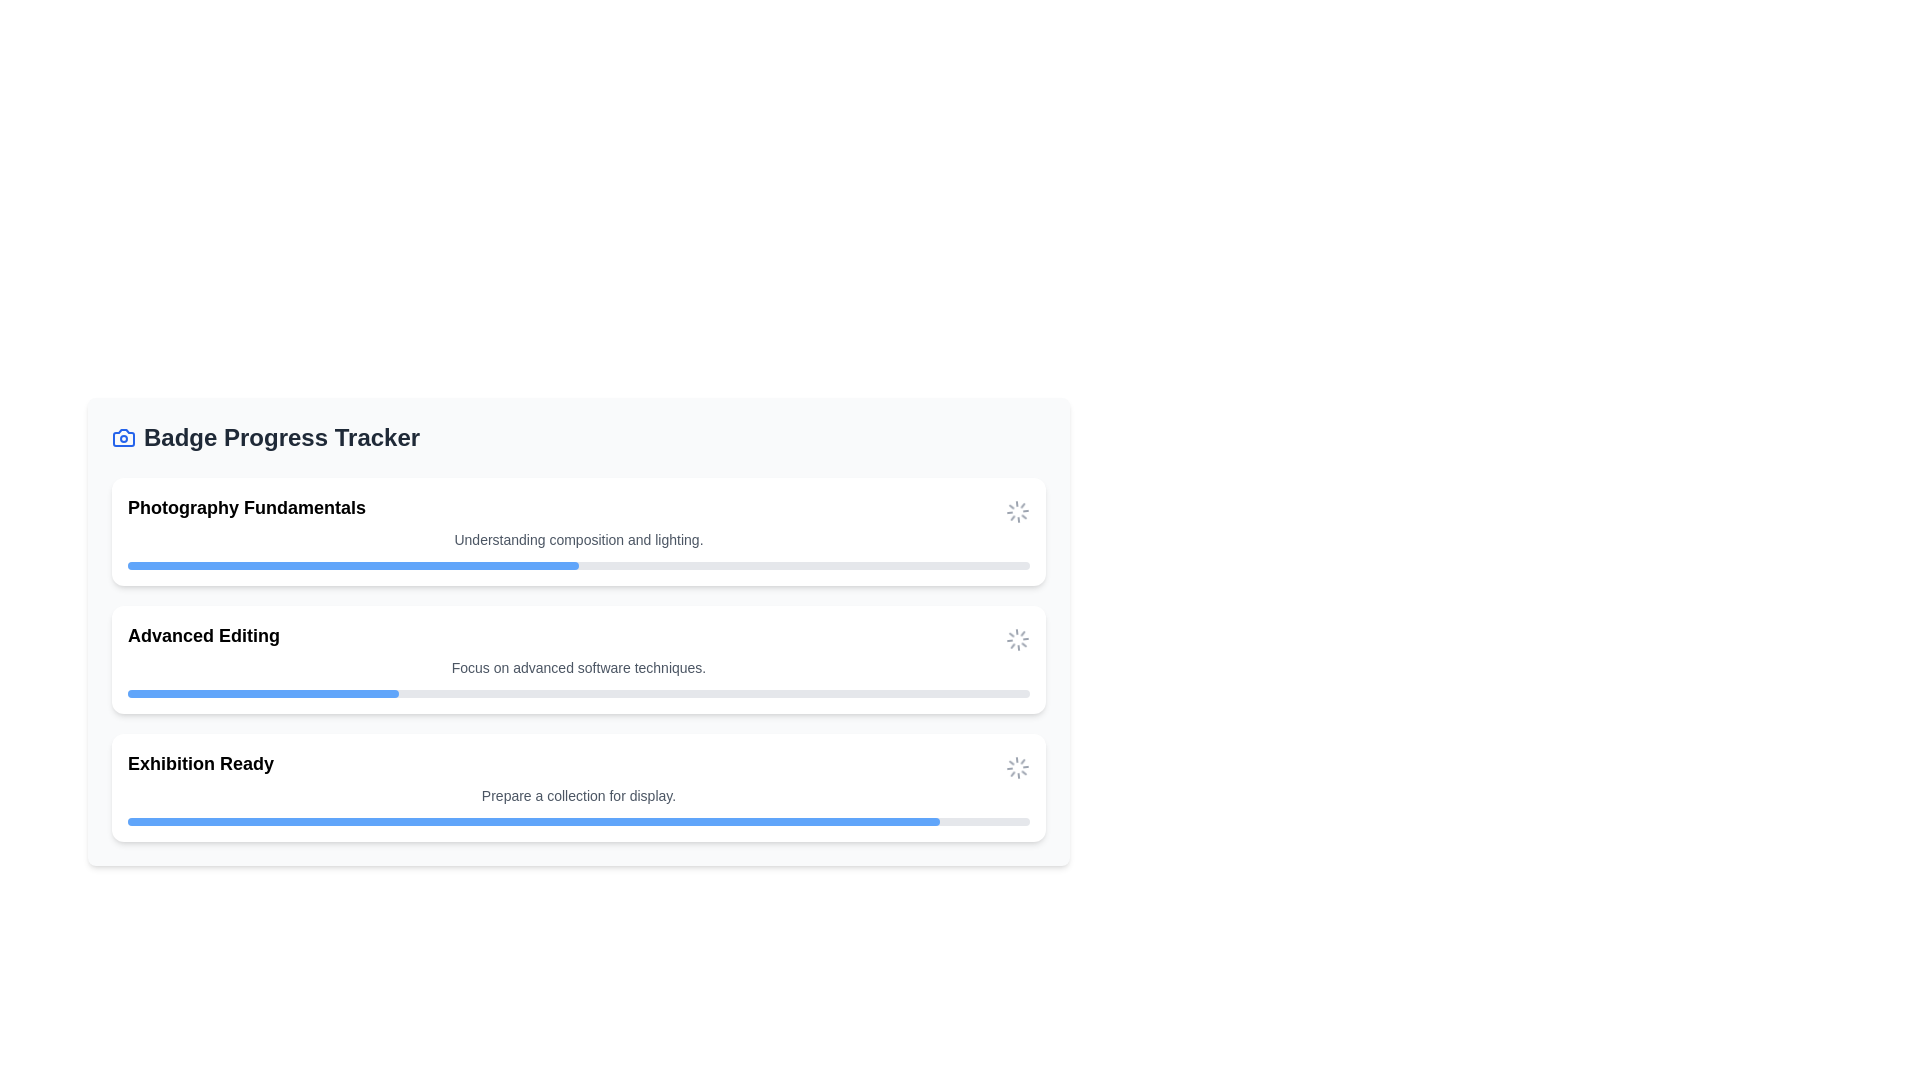 This screenshot has width=1920, height=1080. Describe the element at coordinates (578, 821) in the screenshot. I see `the progress of the horizontal progress bar located at the bottom of the 'Exhibition Ready' section, directly below the text 'Prepare a collection for display.'` at that location.